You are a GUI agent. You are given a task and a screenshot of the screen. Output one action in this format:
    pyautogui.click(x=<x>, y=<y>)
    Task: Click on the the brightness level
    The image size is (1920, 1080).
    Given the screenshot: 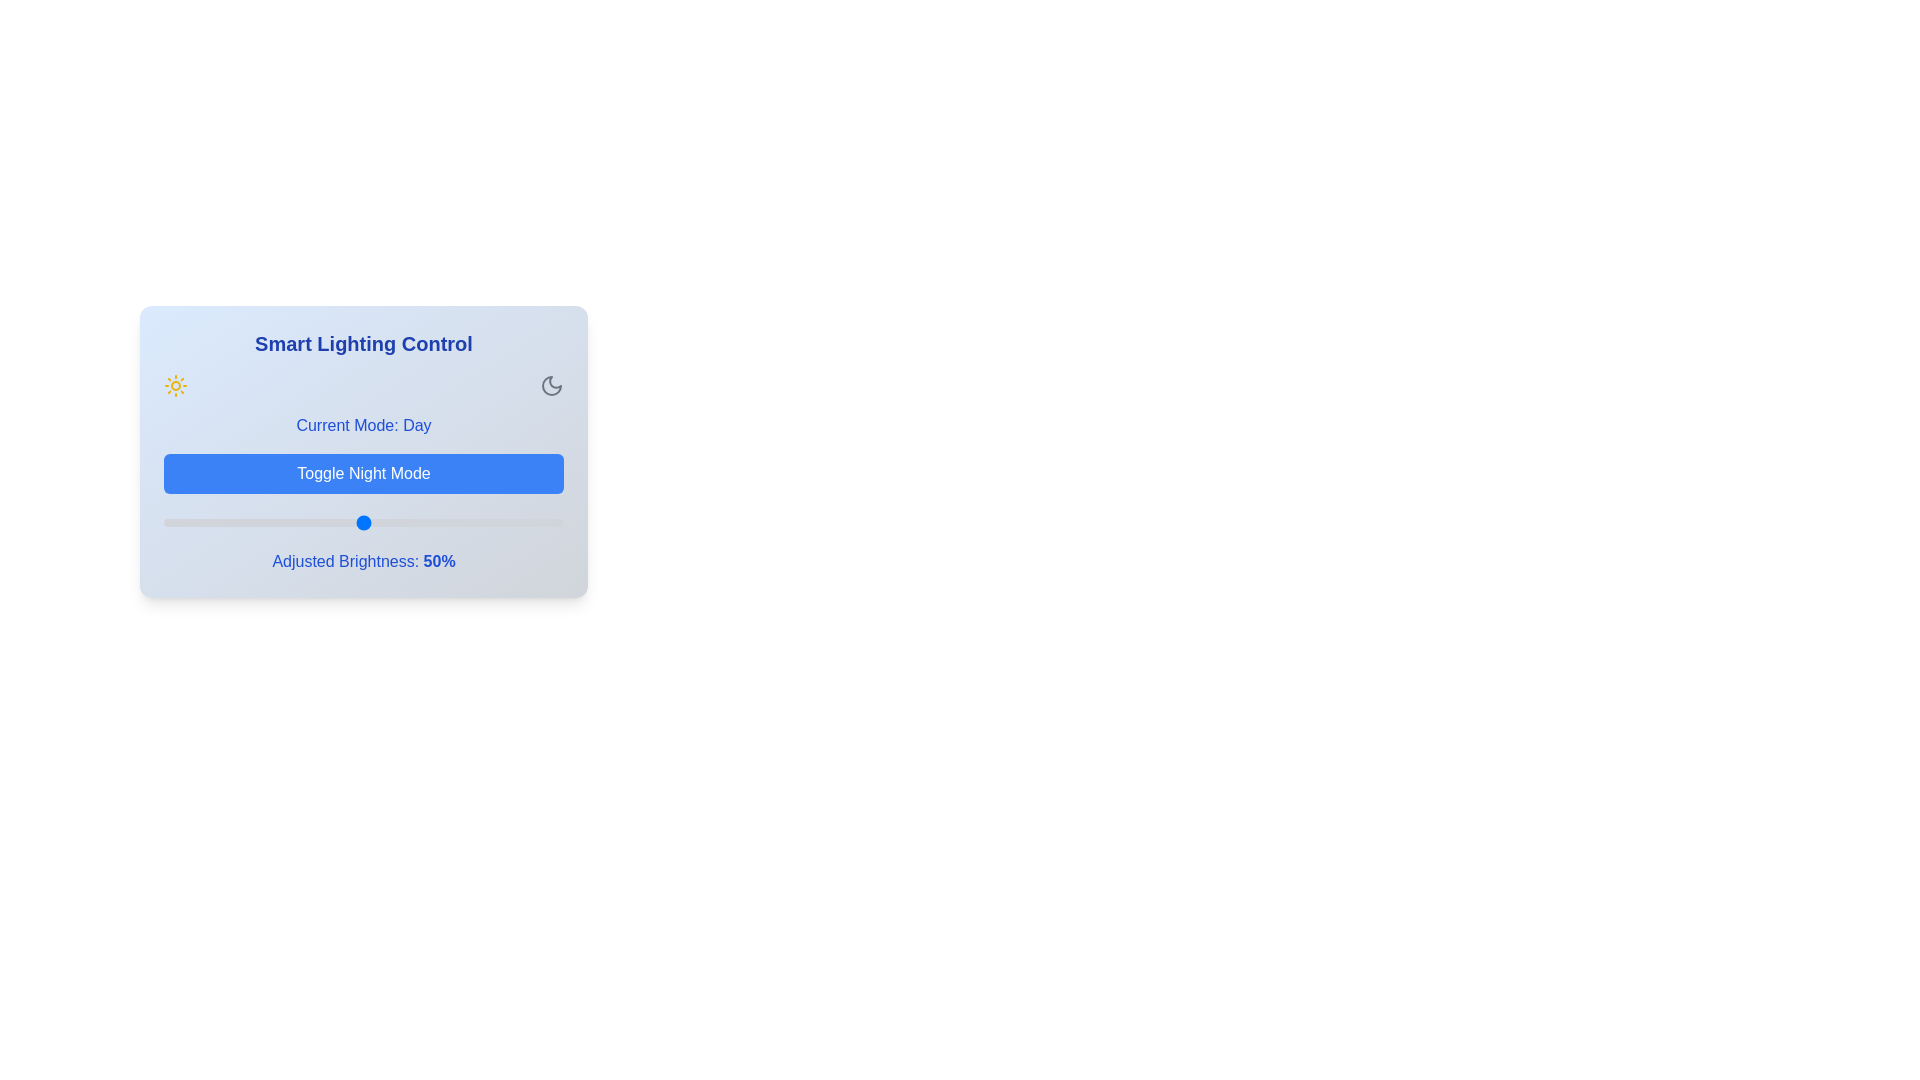 What is the action you would take?
    pyautogui.click(x=336, y=522)
    